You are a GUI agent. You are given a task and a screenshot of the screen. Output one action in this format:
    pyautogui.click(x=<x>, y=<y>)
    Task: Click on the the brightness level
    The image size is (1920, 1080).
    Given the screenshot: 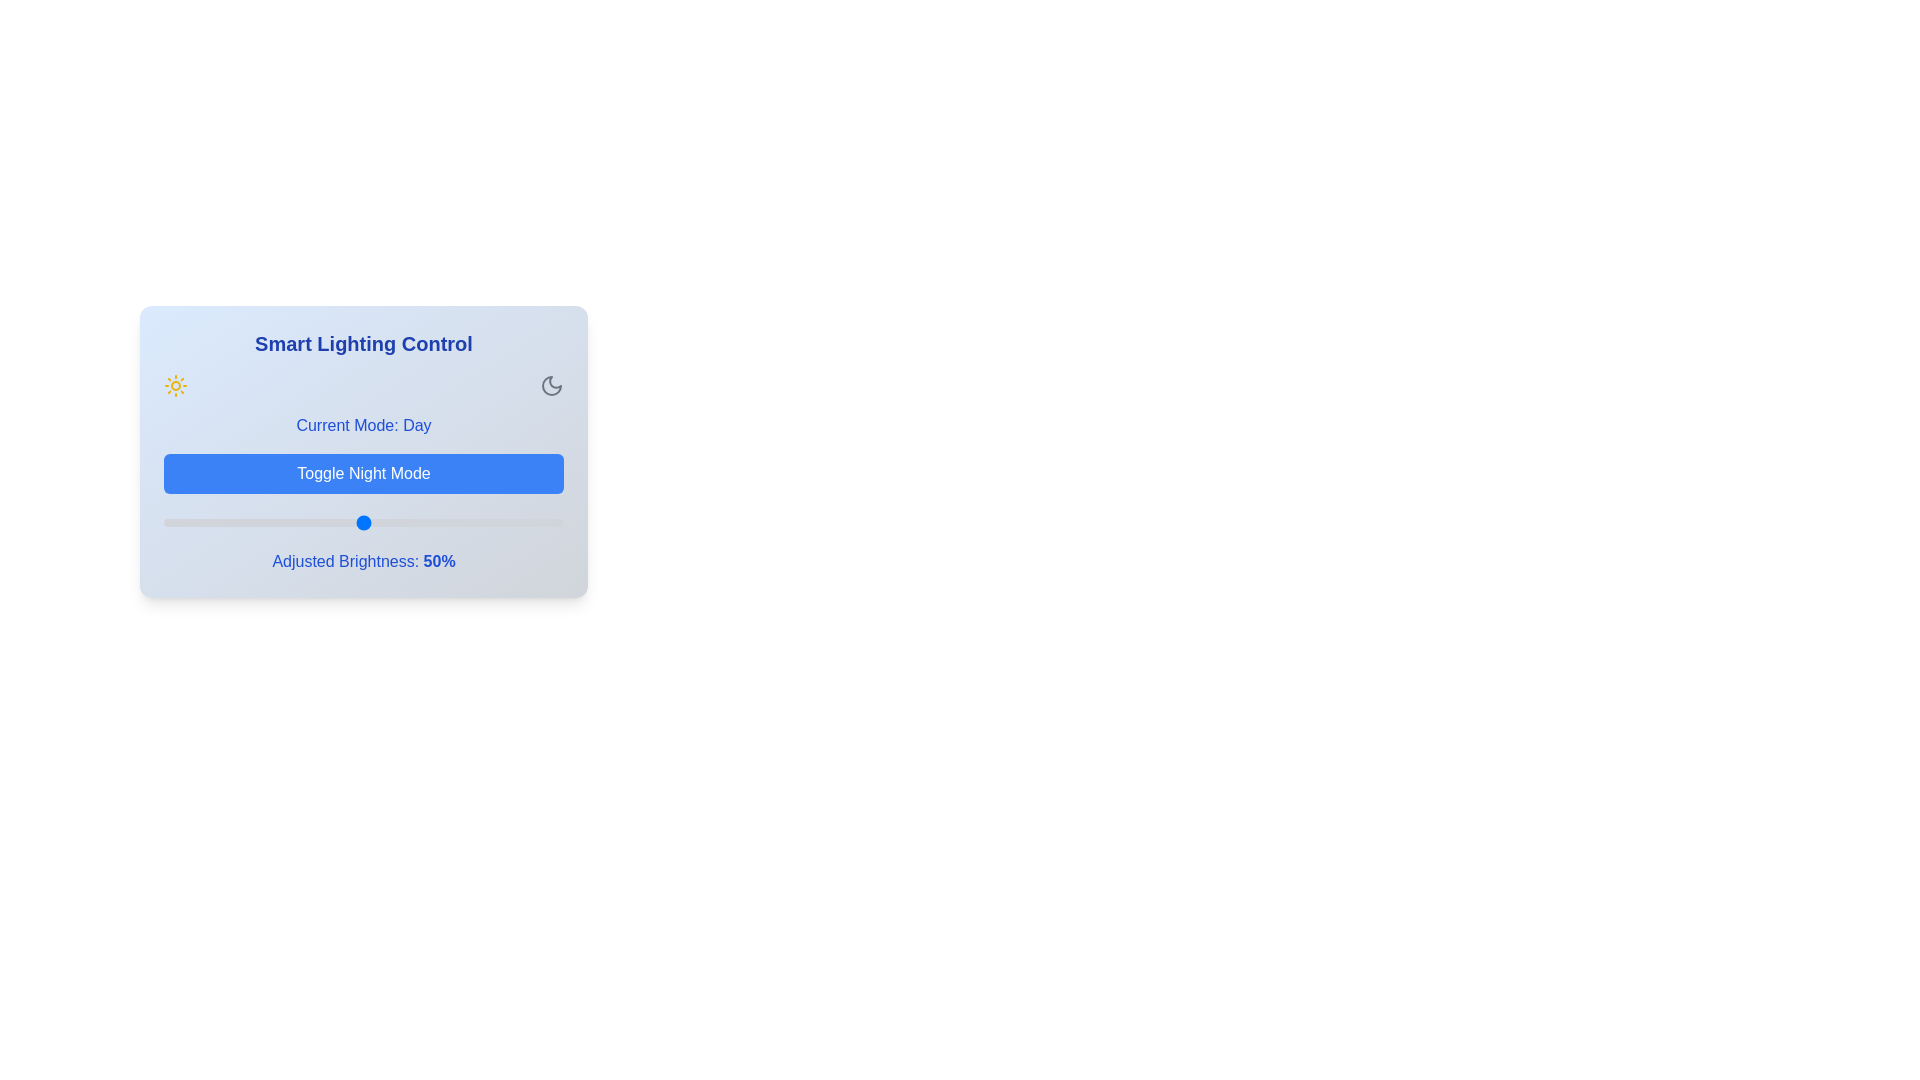 What is the action you would take?
    pyautogui.click(x=336, y=522)
    